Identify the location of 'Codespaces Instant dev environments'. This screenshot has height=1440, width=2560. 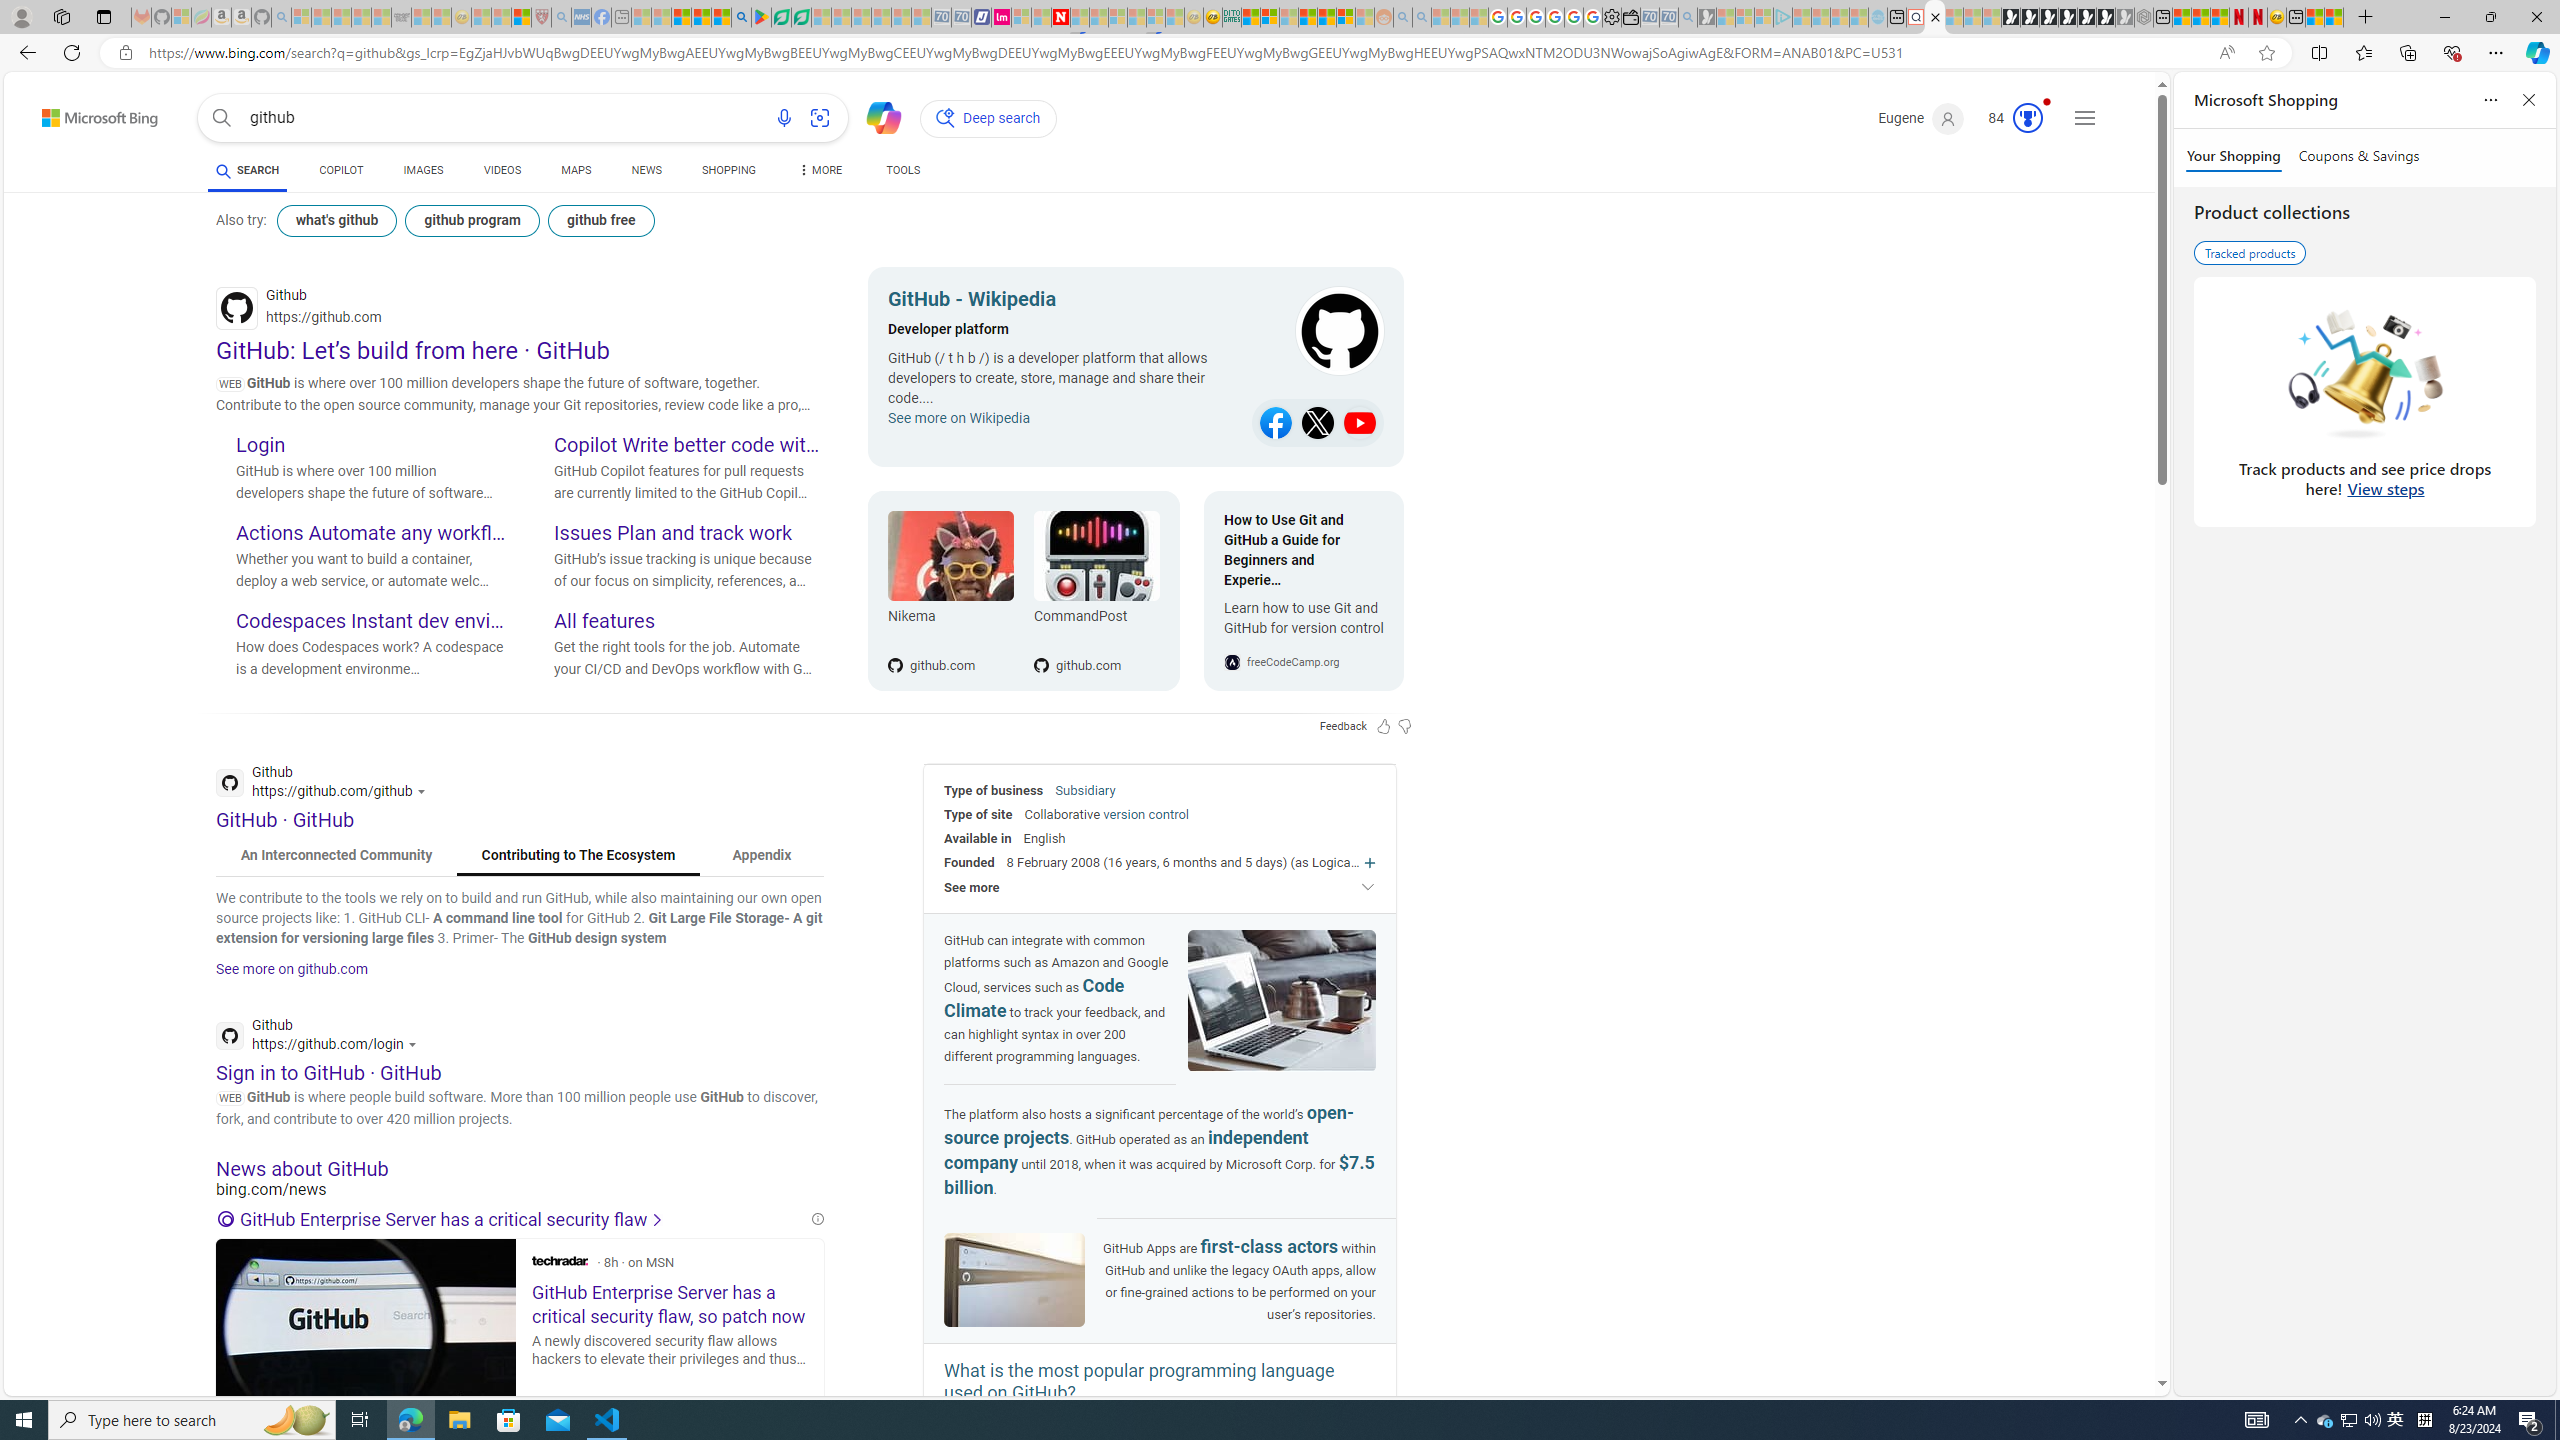
(370, 621).